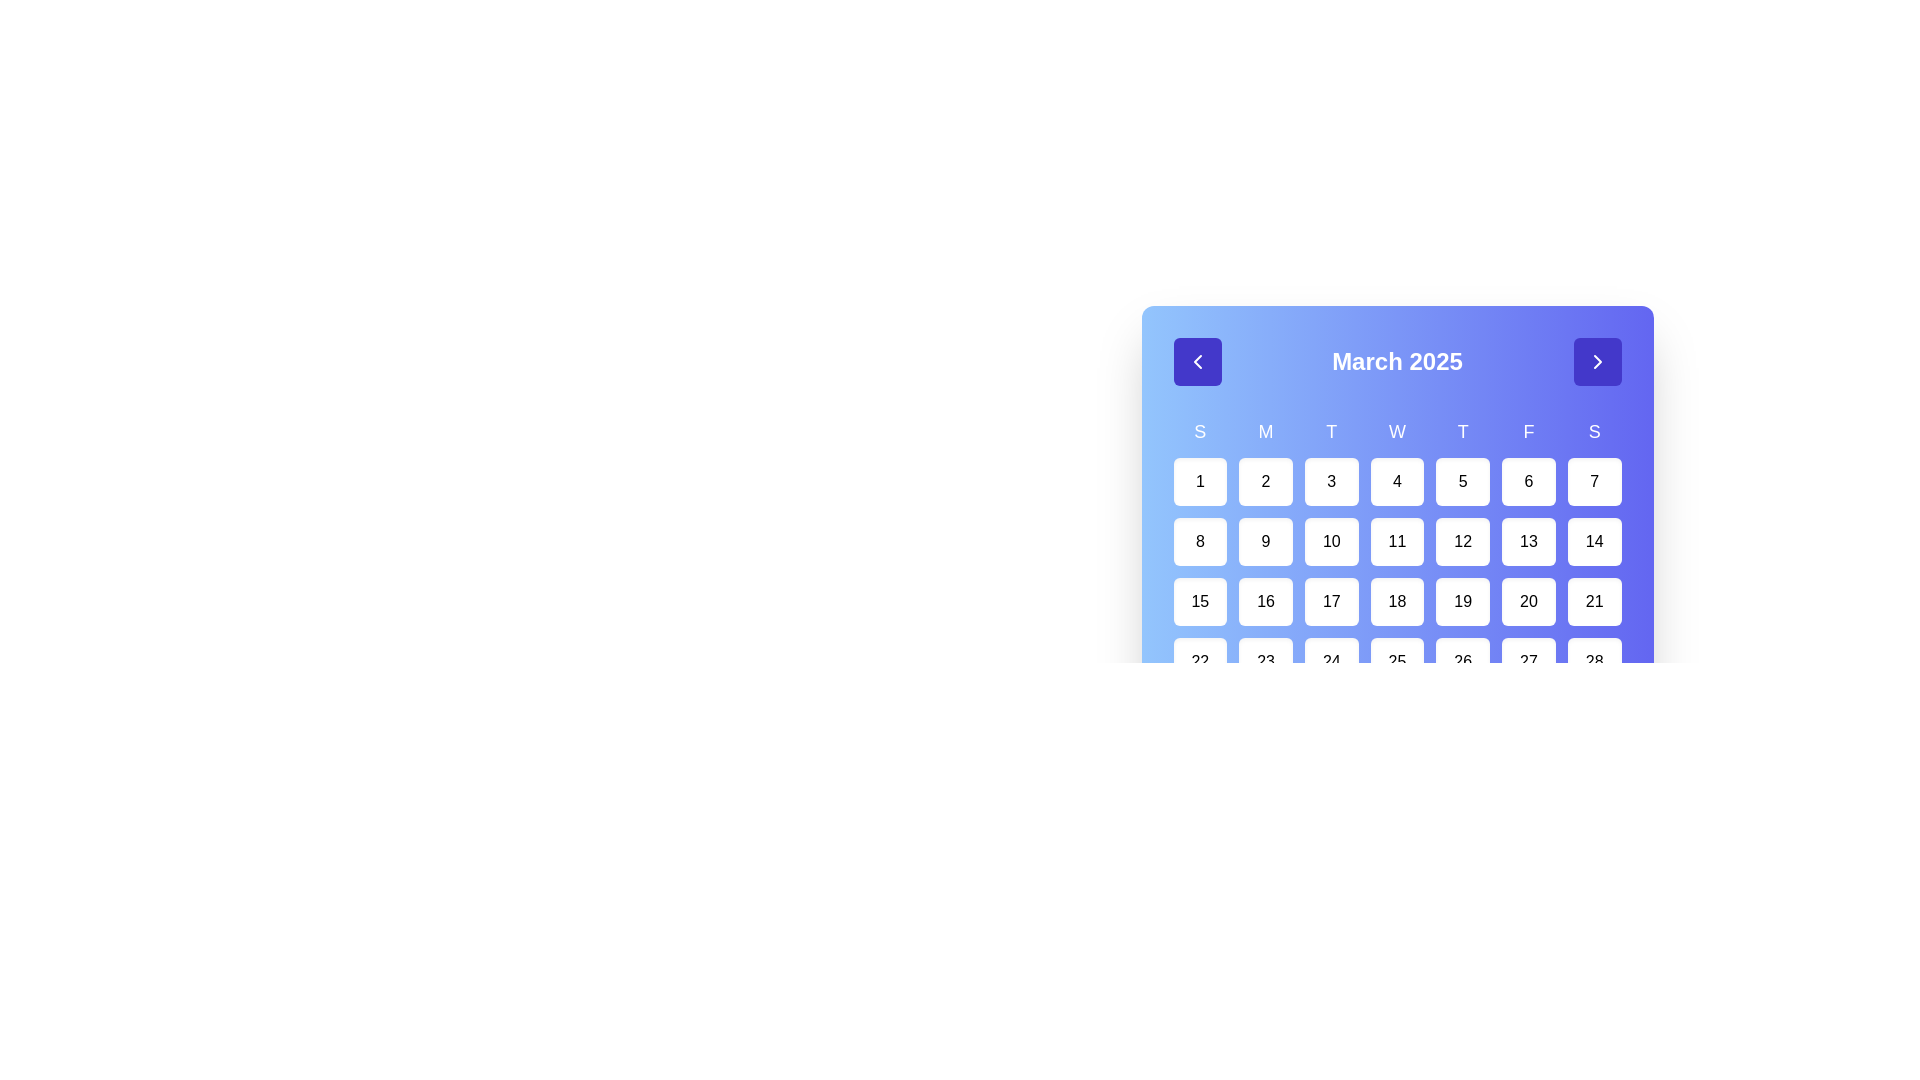 The height and width of the screenshot is (1080, 1920). What do you see at coordinates (1396, 542) in the screenshot?
I see `the button representing the 11th day of March 2025` at bounding box center [1396, 542].